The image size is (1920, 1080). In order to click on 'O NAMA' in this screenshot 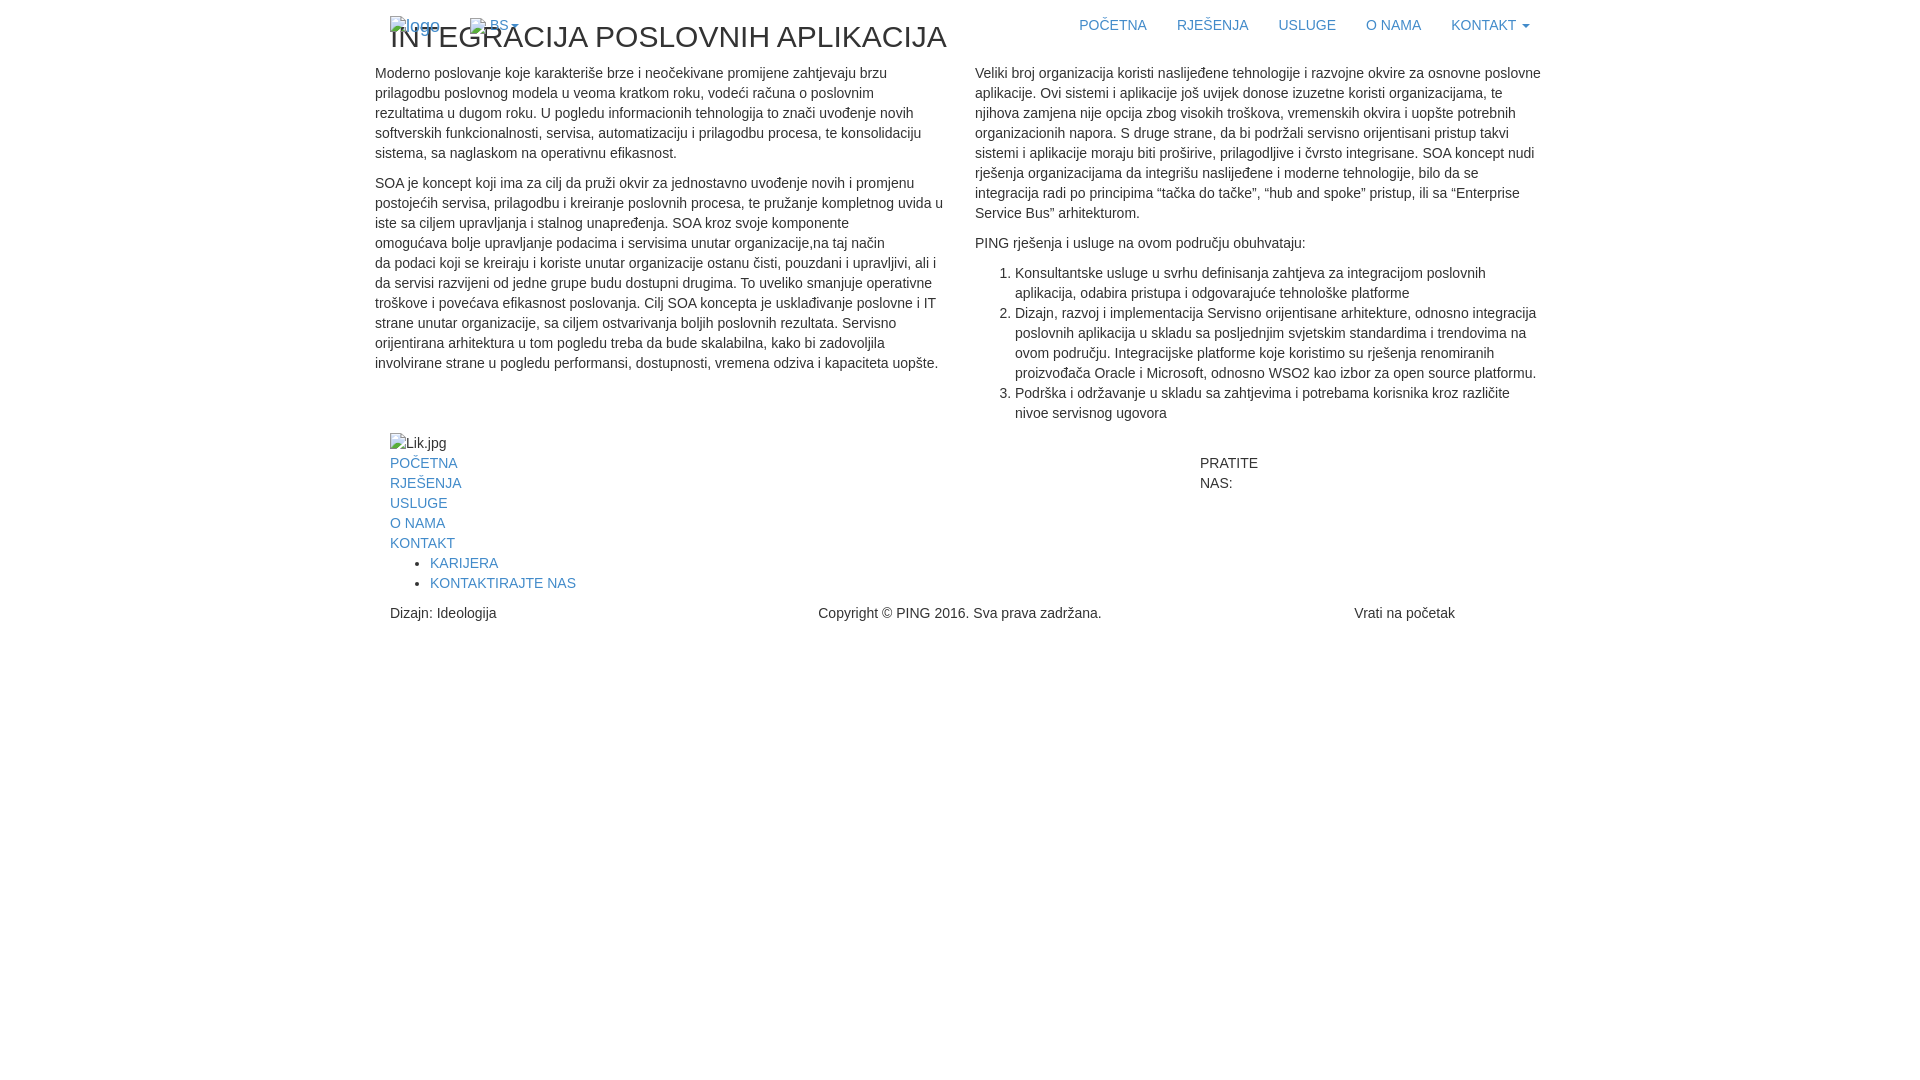, I will do `click(1392, 24)`.